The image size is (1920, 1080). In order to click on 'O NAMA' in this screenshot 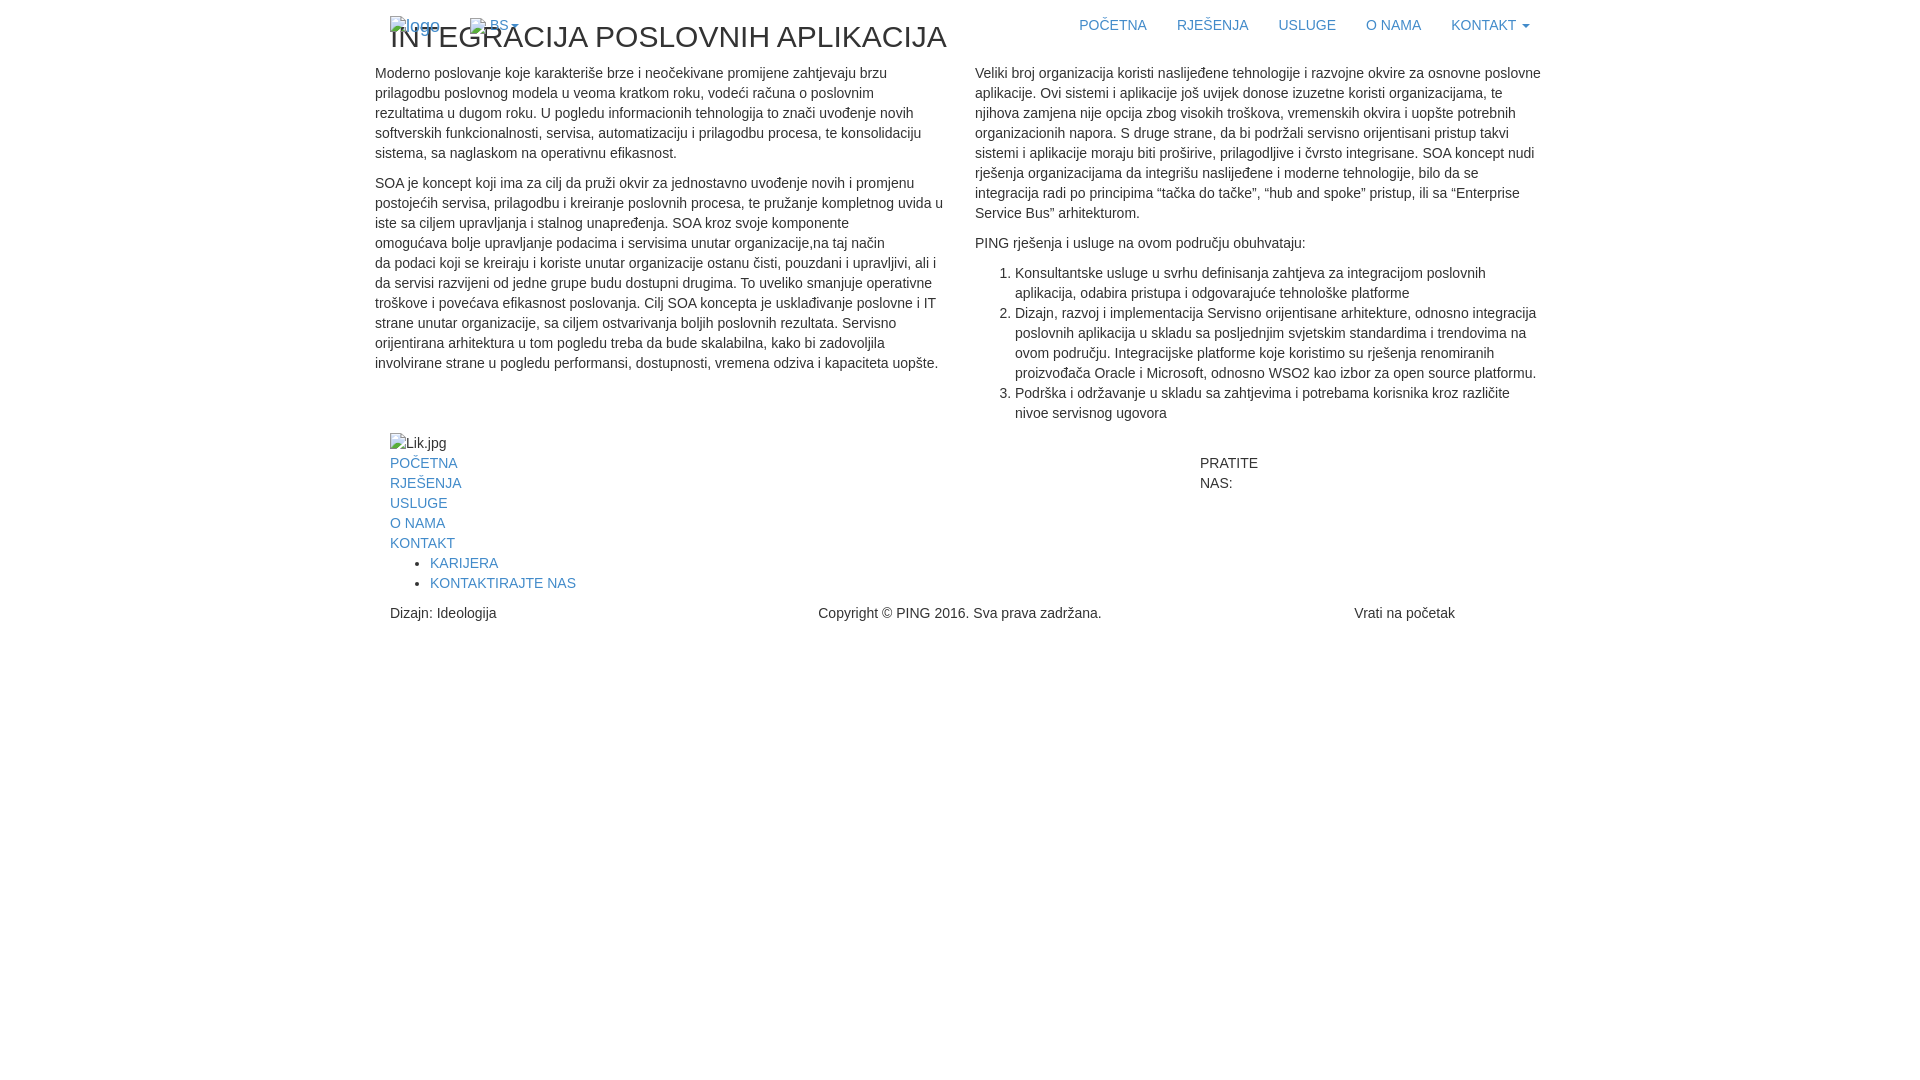, I will do `click(1392, 24)`.